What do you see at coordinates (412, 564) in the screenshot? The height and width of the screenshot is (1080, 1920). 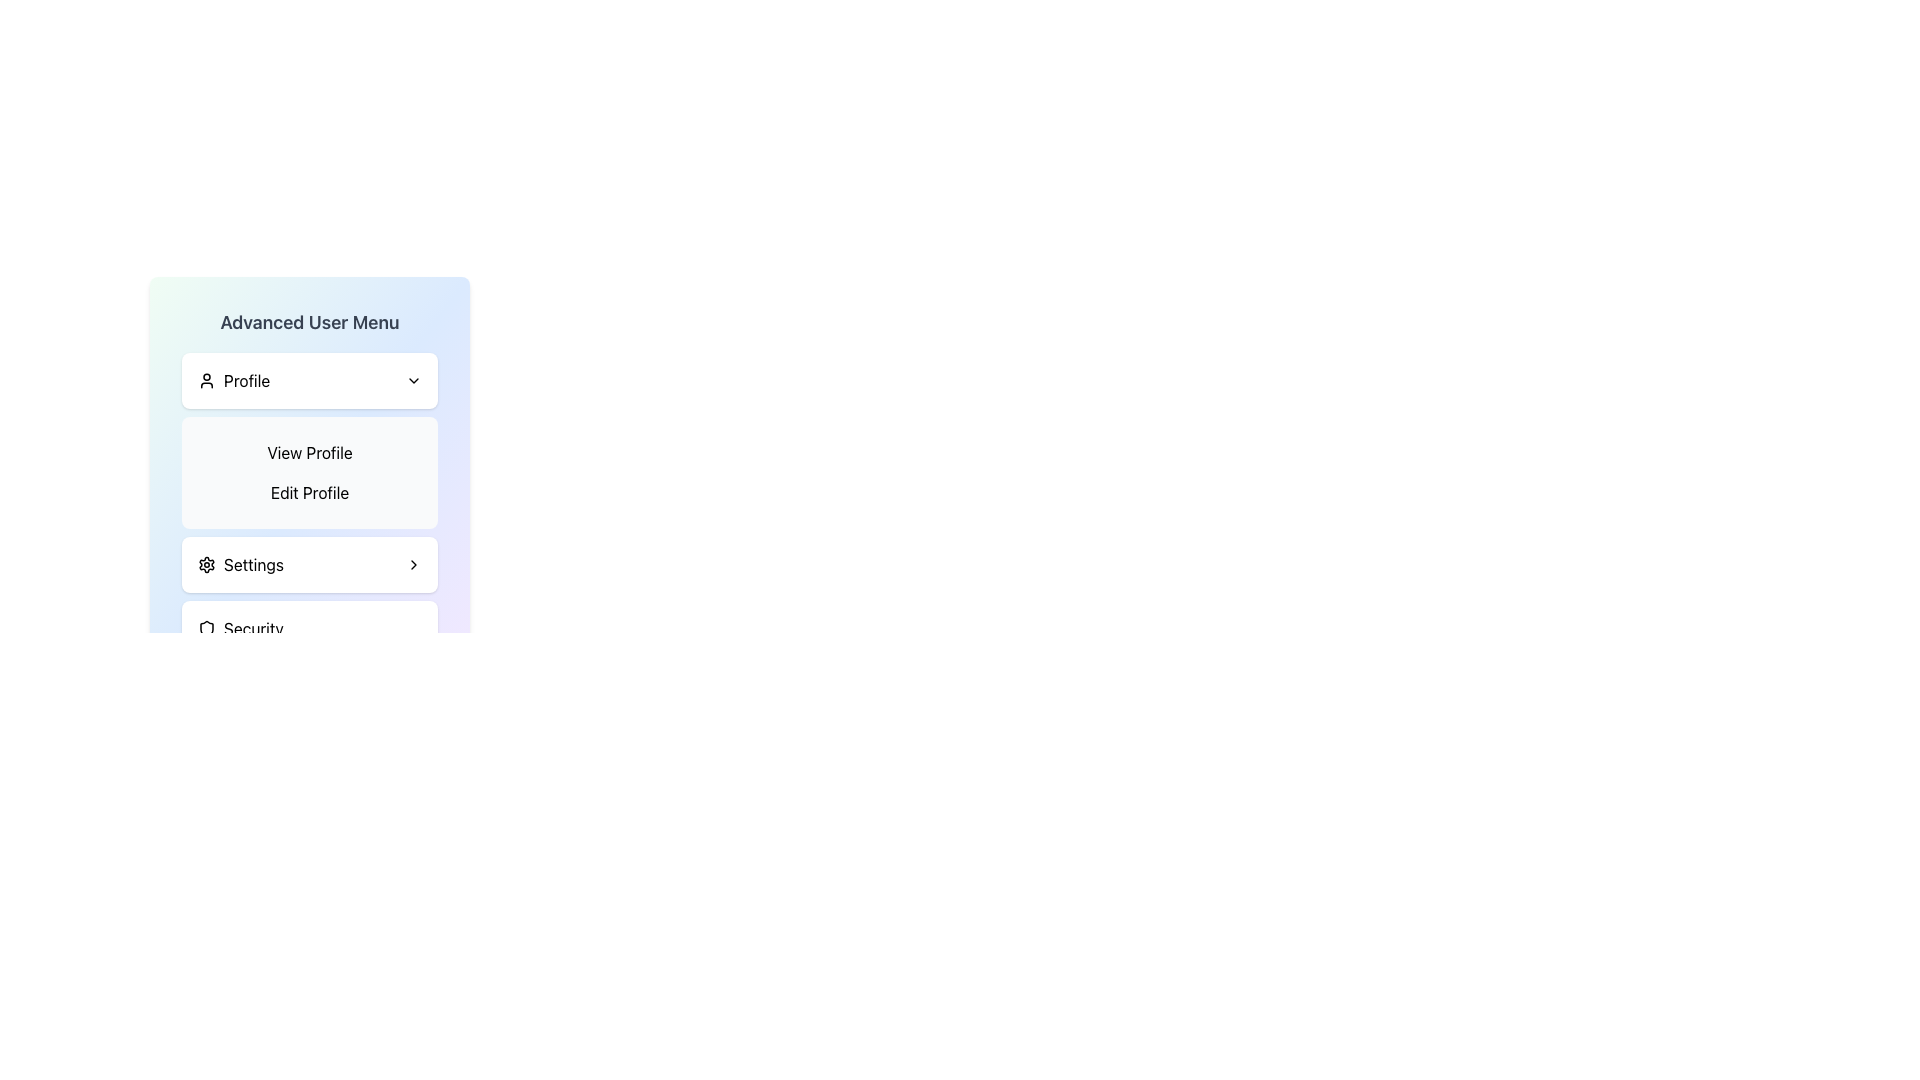 I see `the interactive icon located at the far right edge of the 'Settings' card, which serves as an indicator for expanding or navigating to another page related to 'Settings'` at bounding box center [412, 564].